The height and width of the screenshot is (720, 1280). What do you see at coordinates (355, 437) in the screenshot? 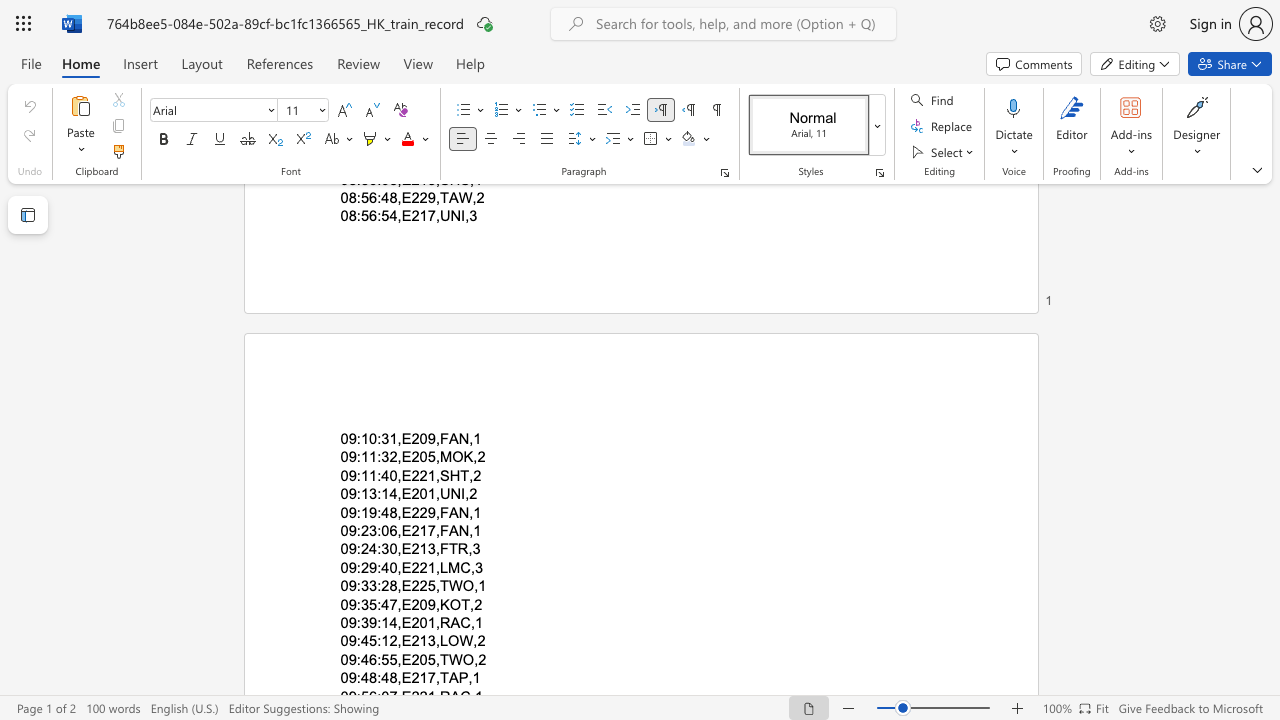
I see `the space between the continuous character "9" and ":" in the text` at bounding box center [355, 437].